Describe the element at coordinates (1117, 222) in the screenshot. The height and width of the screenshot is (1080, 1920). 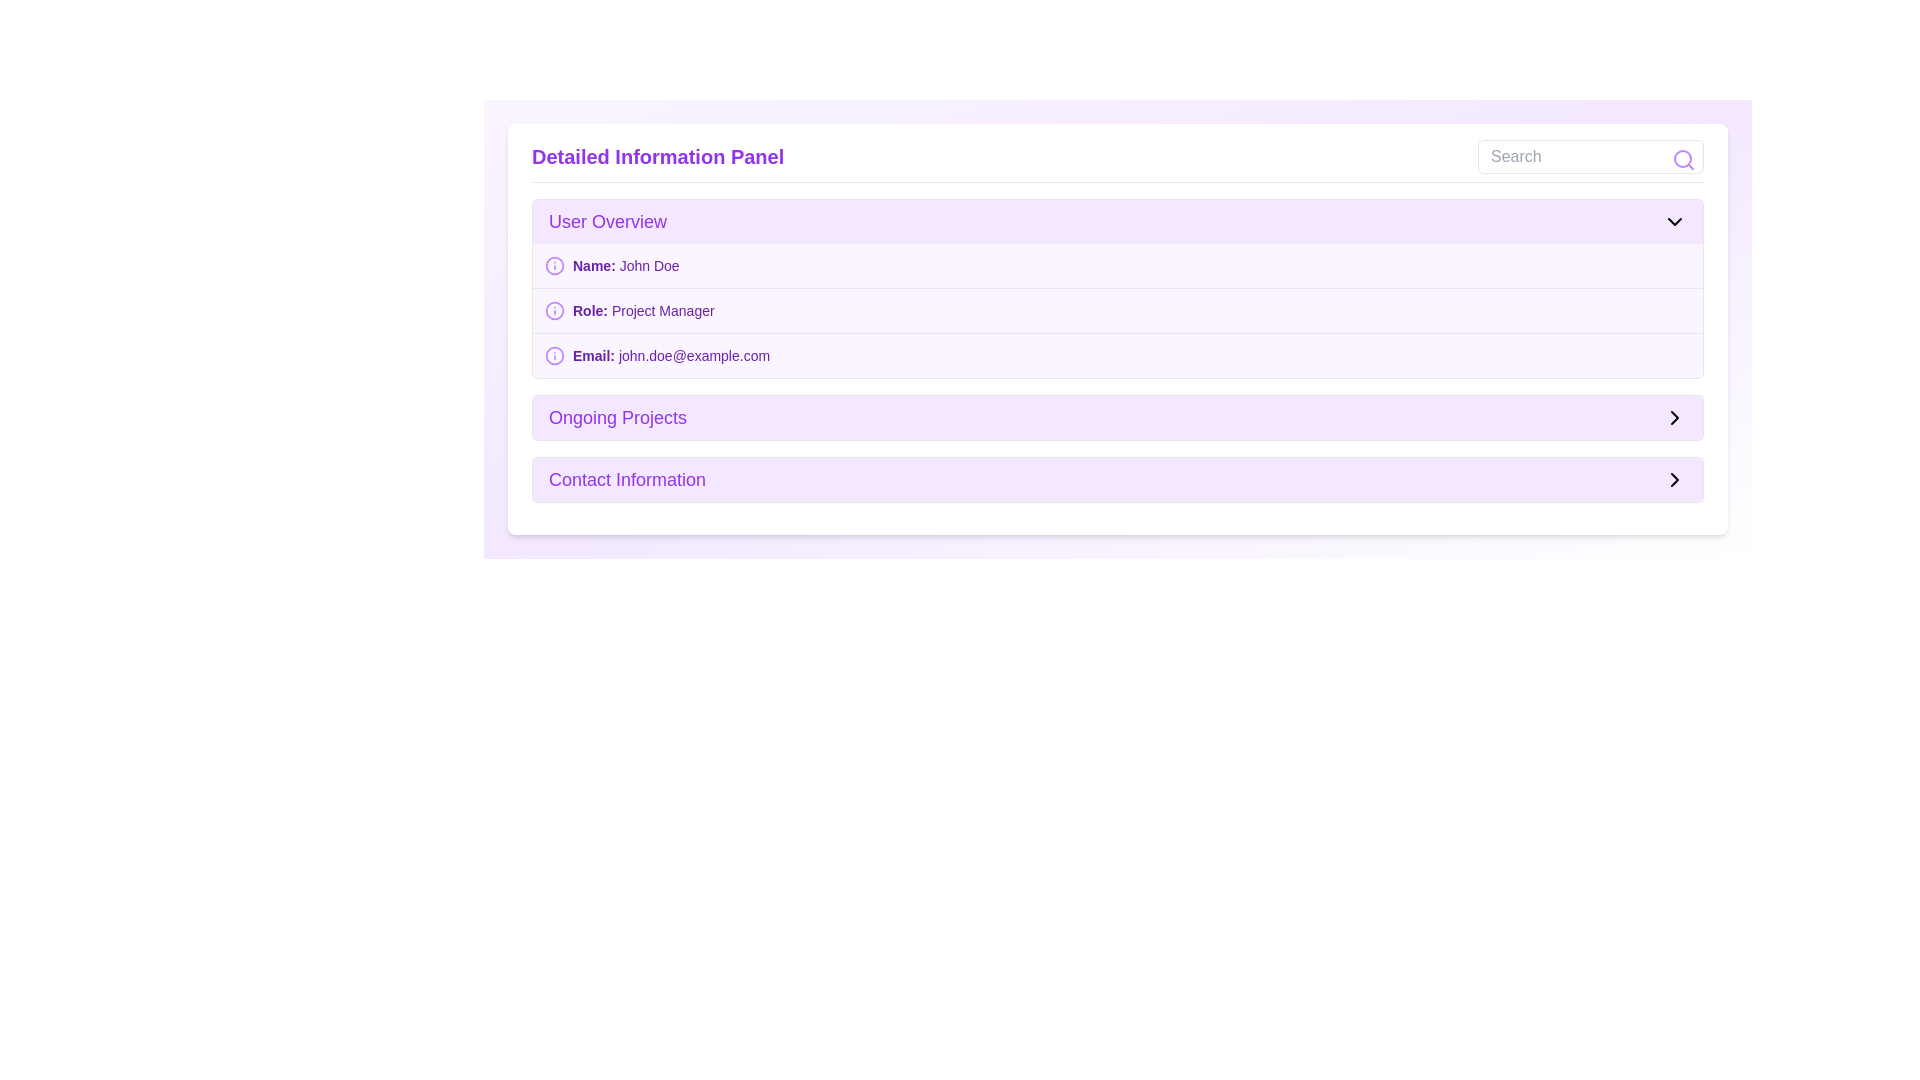
I see `the 'User Overview' toggle bar with a light purple background` at that location.